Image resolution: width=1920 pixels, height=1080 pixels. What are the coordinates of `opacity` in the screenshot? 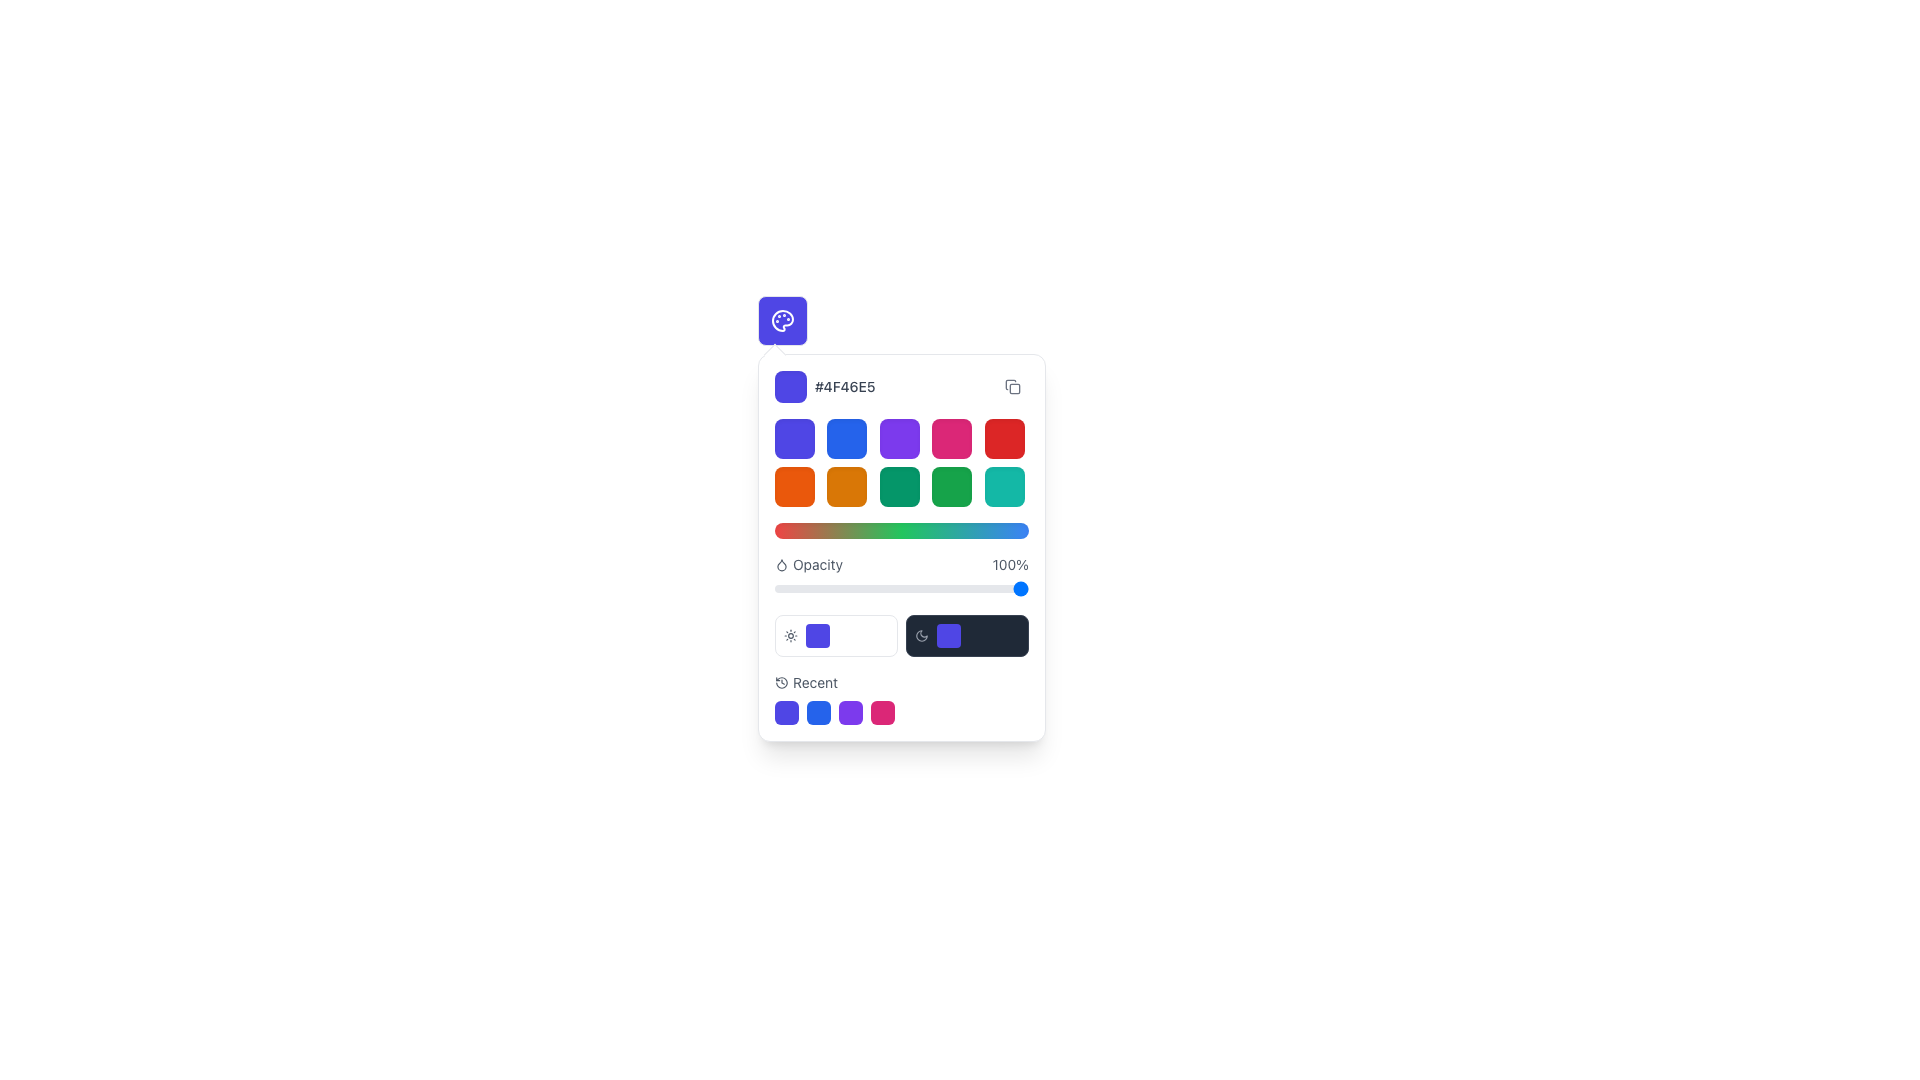 It's located at (776, 588).